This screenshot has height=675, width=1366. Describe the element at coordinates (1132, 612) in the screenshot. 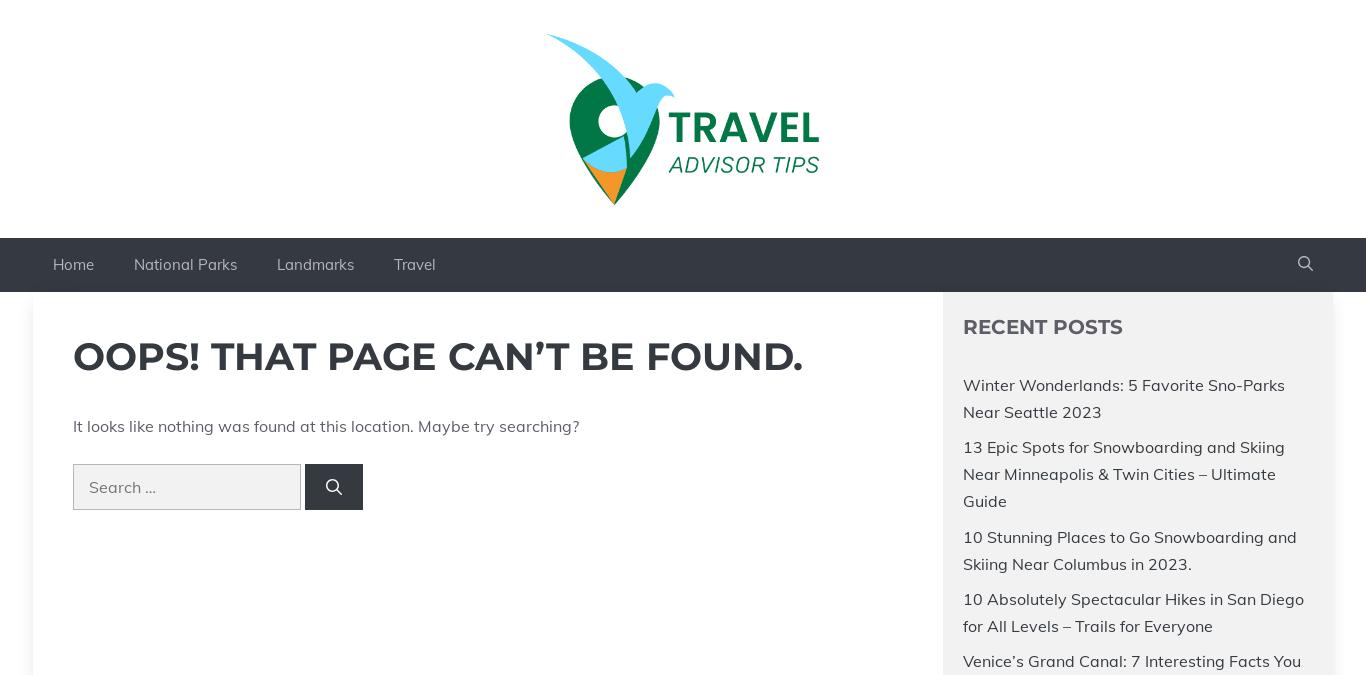

I see `'10 Absolutely Spectacular Hikes in San Diego for All Levels – Trails for Everyone'` at that location.